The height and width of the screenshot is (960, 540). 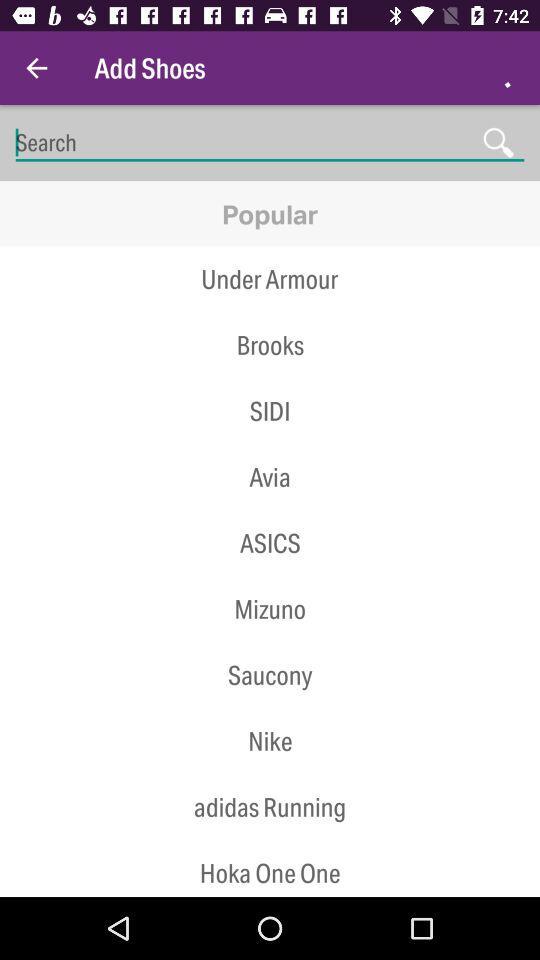 What do you see at coordinates (270, 142) in the screenshot?
I see `allow search entry` at bounding box center [270, 142].